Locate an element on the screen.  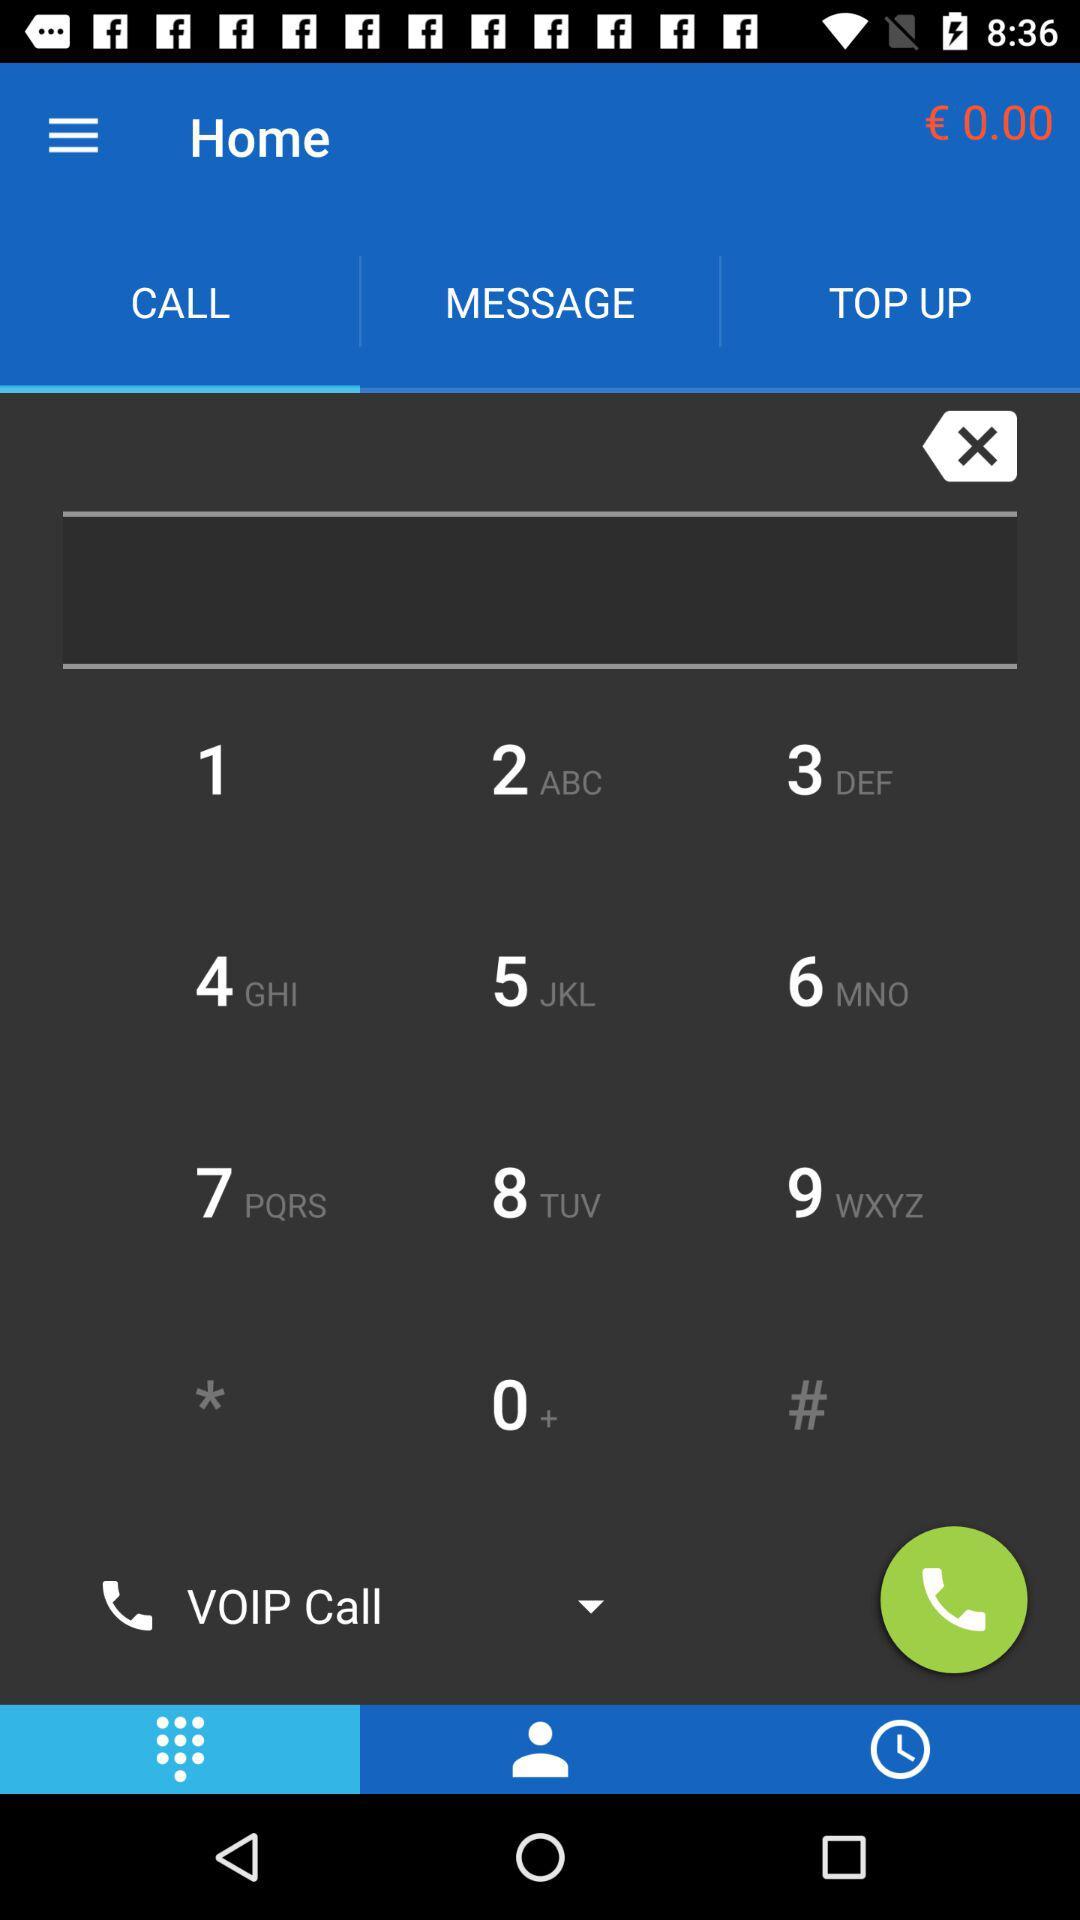
the item below the top up icon is located at coordinates (968, 444).